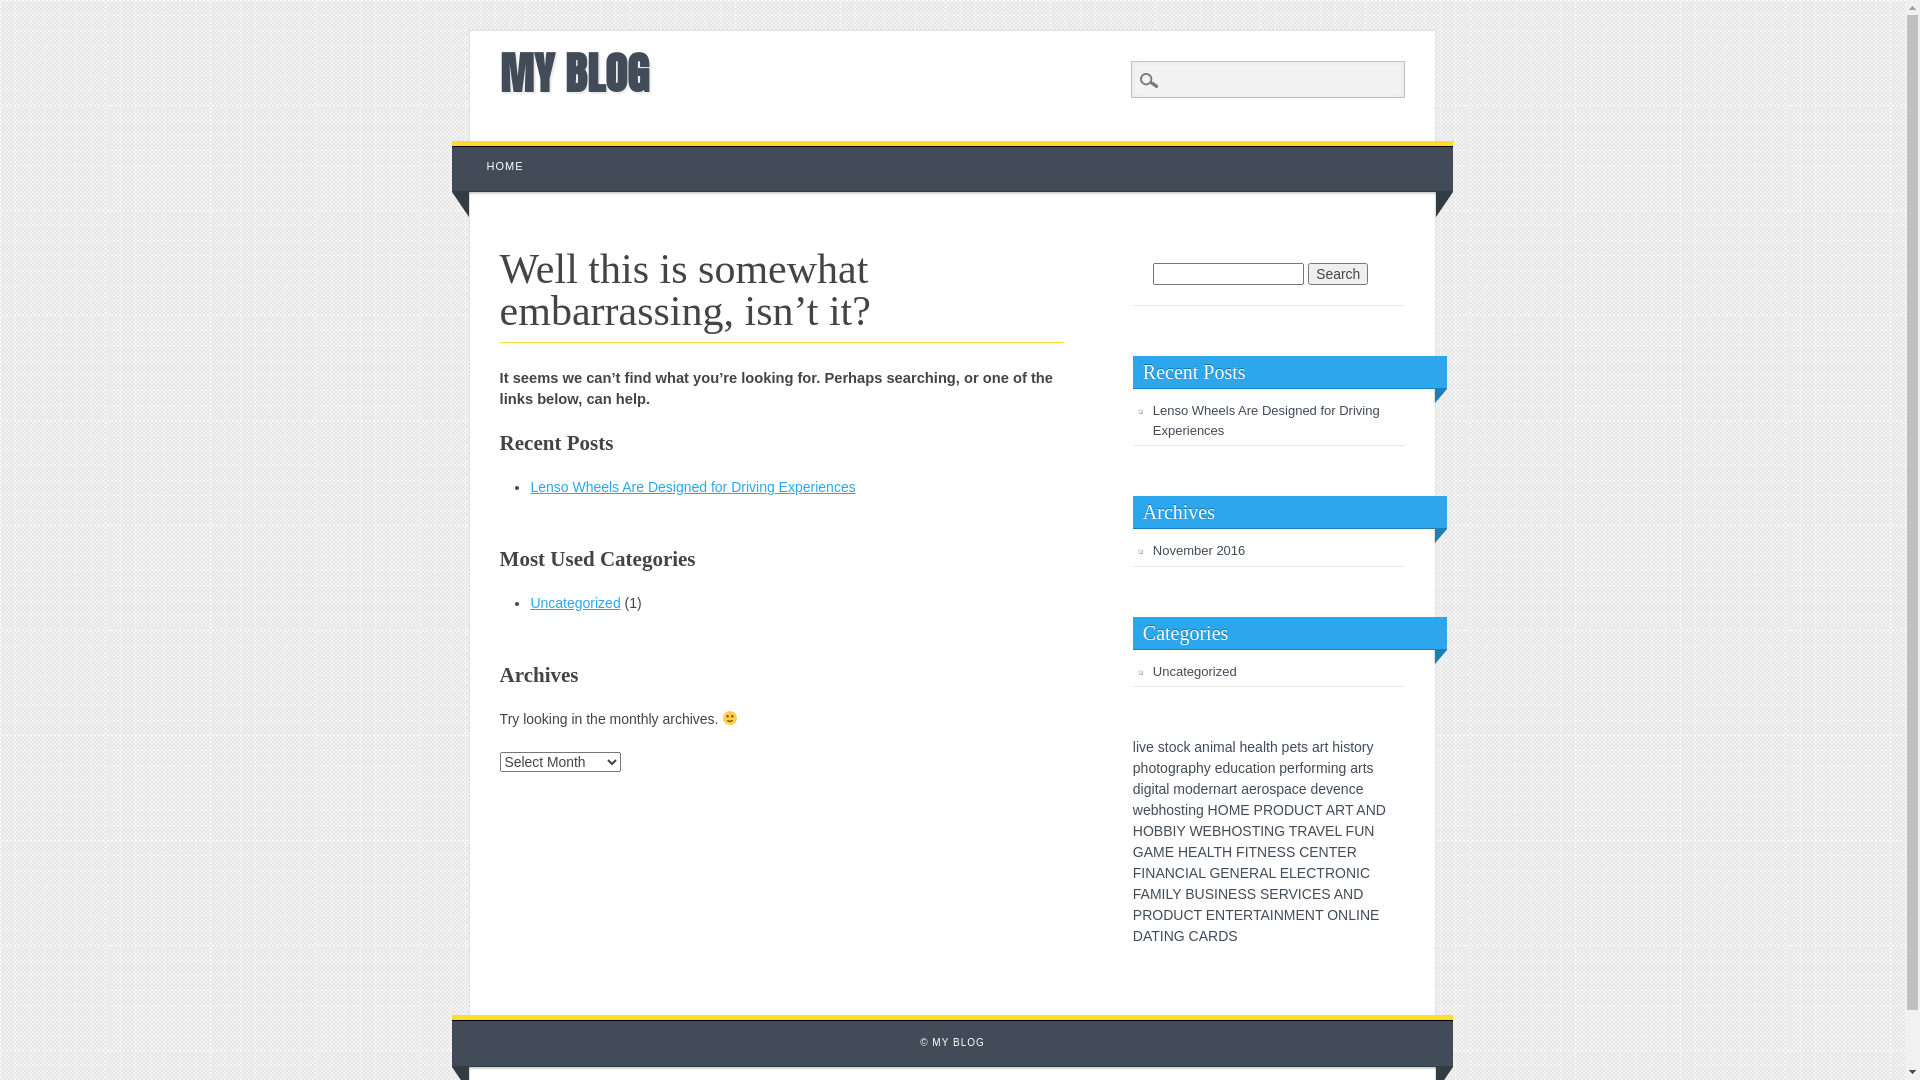 This screenshot has width=1920, height=1080. What do you see at coordinates (1340, 871) in the screenshot?
I see `'O'` at bounding box center [1340, 871].